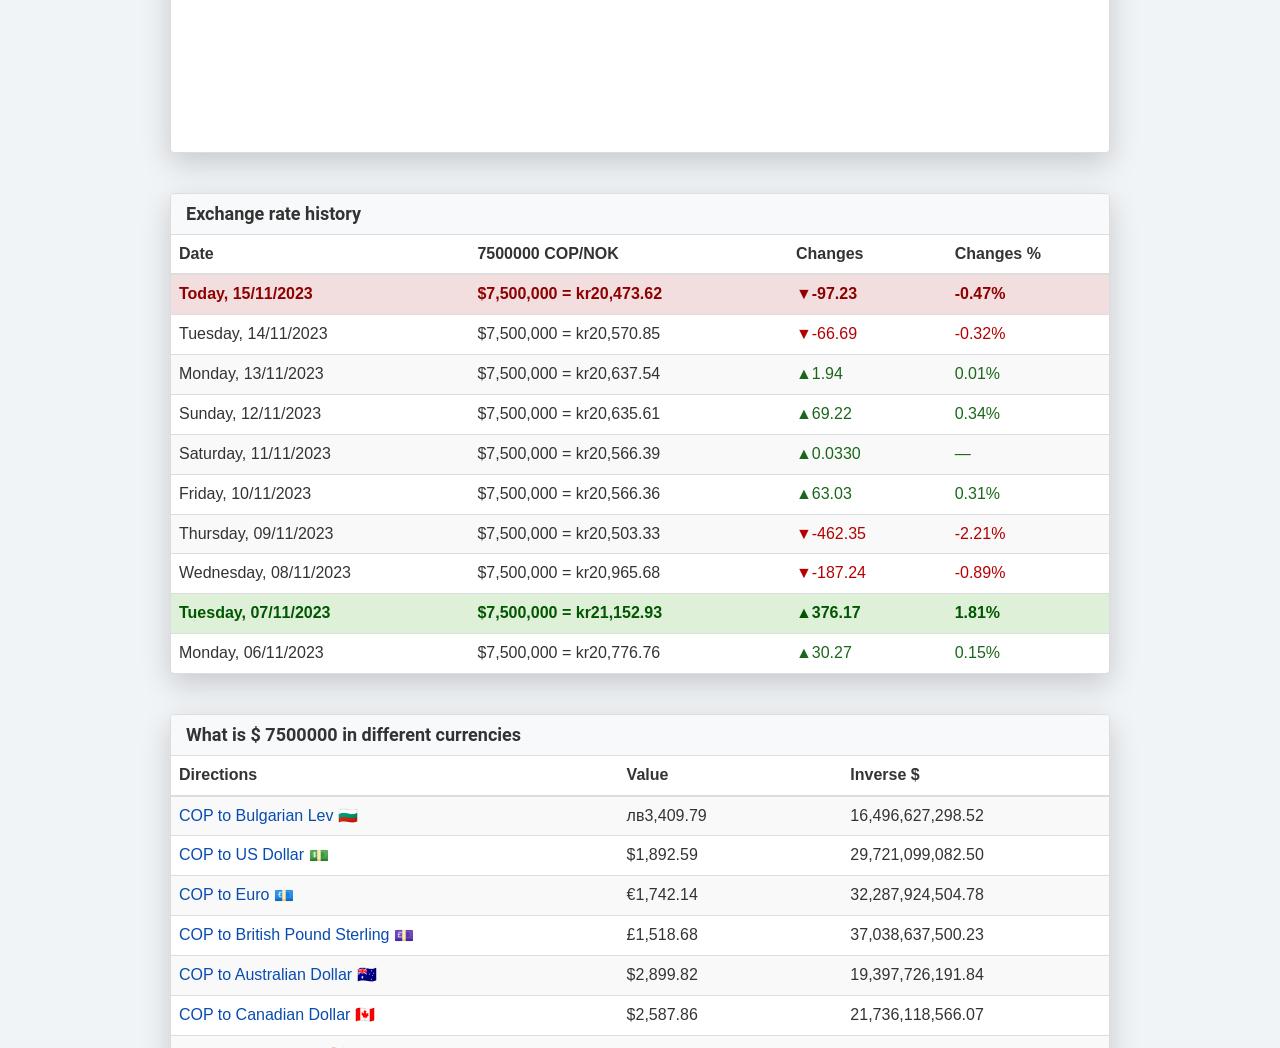 Image resolution: width=1280 pixels, height=1048 pixels. I want to click on 'лв3,409.79', so click(665, 813).